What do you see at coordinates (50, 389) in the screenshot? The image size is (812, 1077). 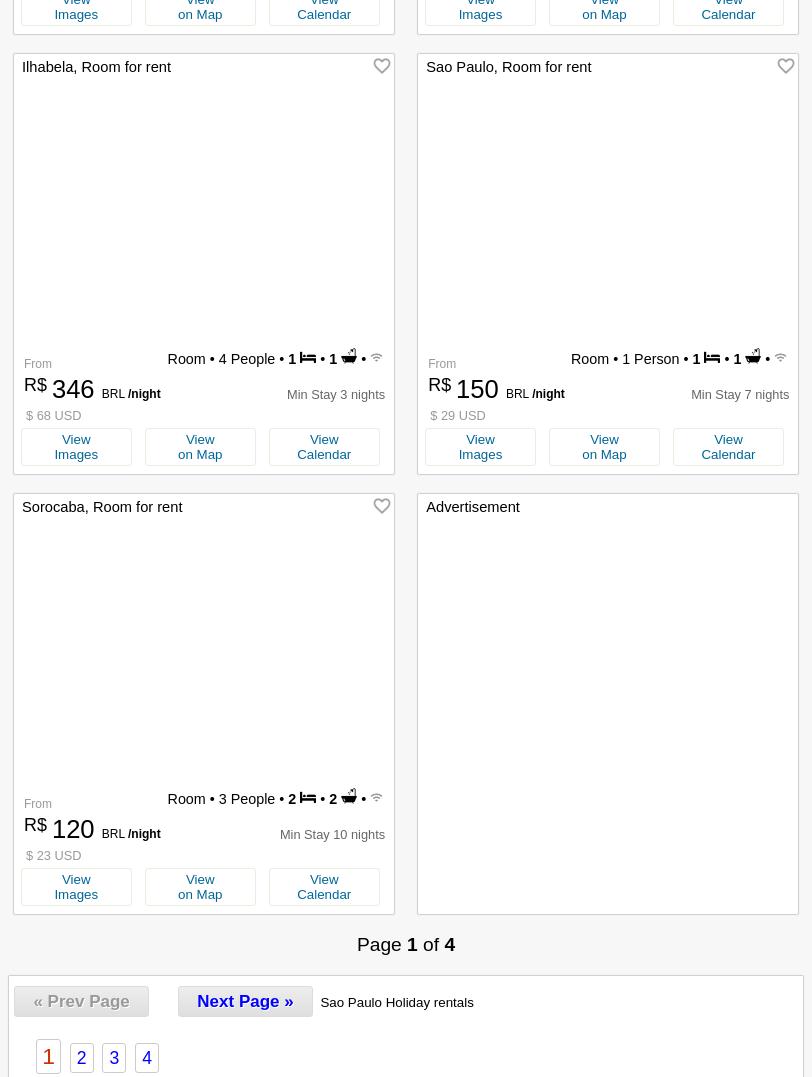 I see `'346'` at bounding box center [50, 389].